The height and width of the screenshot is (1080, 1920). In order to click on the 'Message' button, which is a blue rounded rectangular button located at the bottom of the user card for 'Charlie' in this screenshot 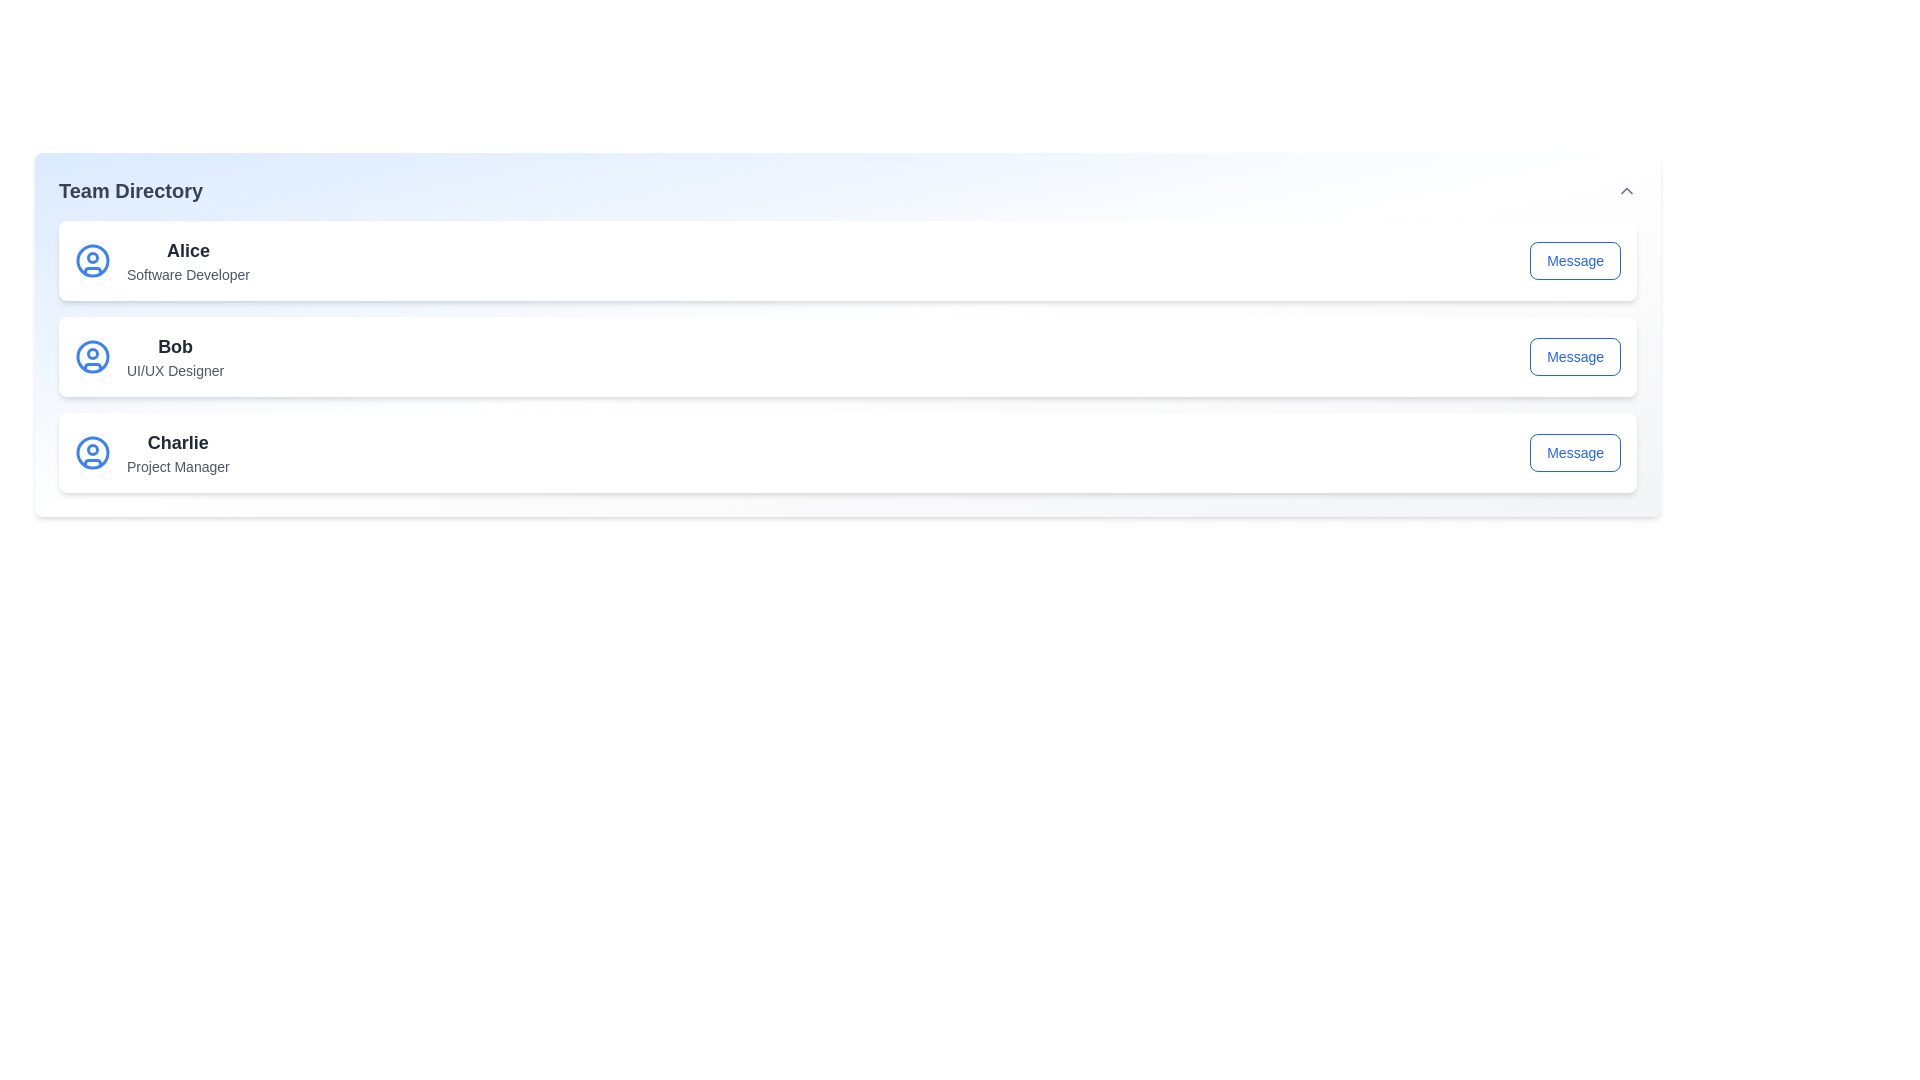, I will do `click(1574, 452)`.